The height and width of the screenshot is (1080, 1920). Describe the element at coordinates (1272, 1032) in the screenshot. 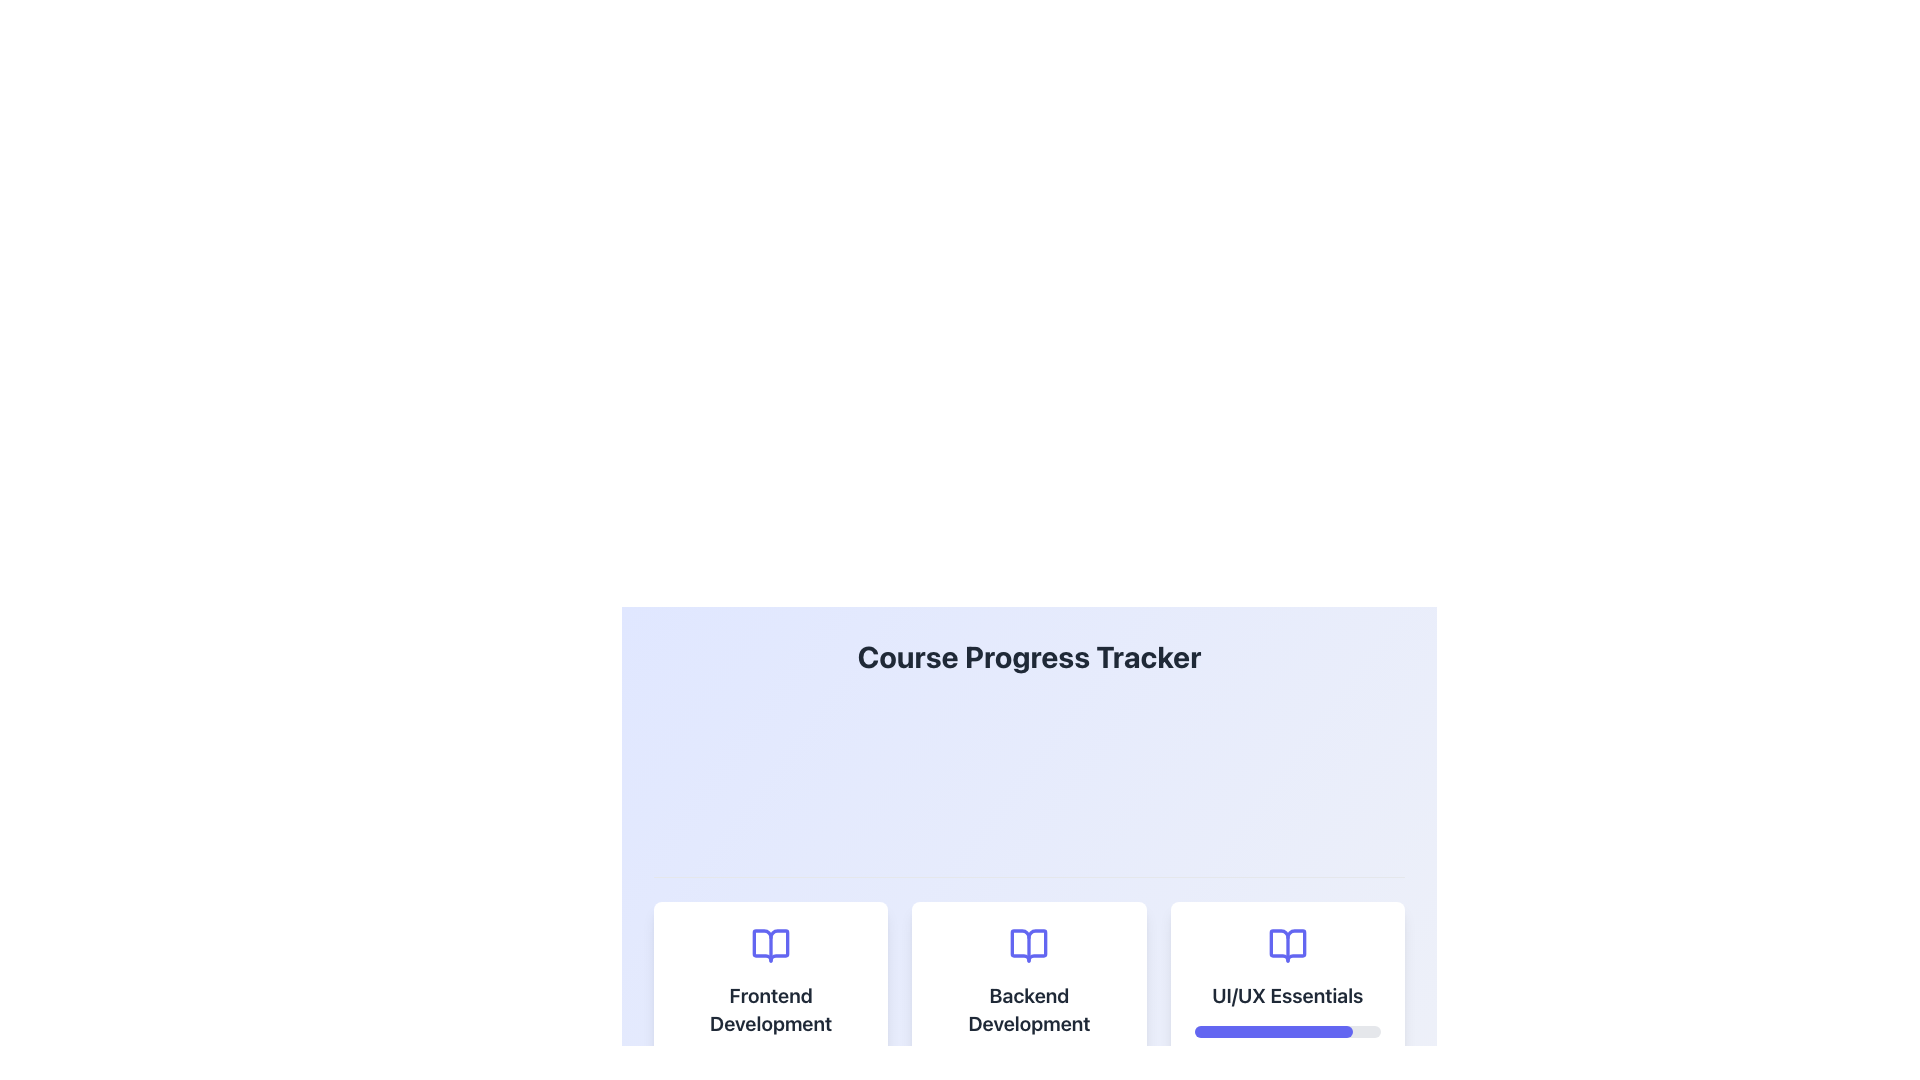

I see `the filled segment of the progress bar indicating 85% completion for the 'UI/UX Essentials' course` at that location.